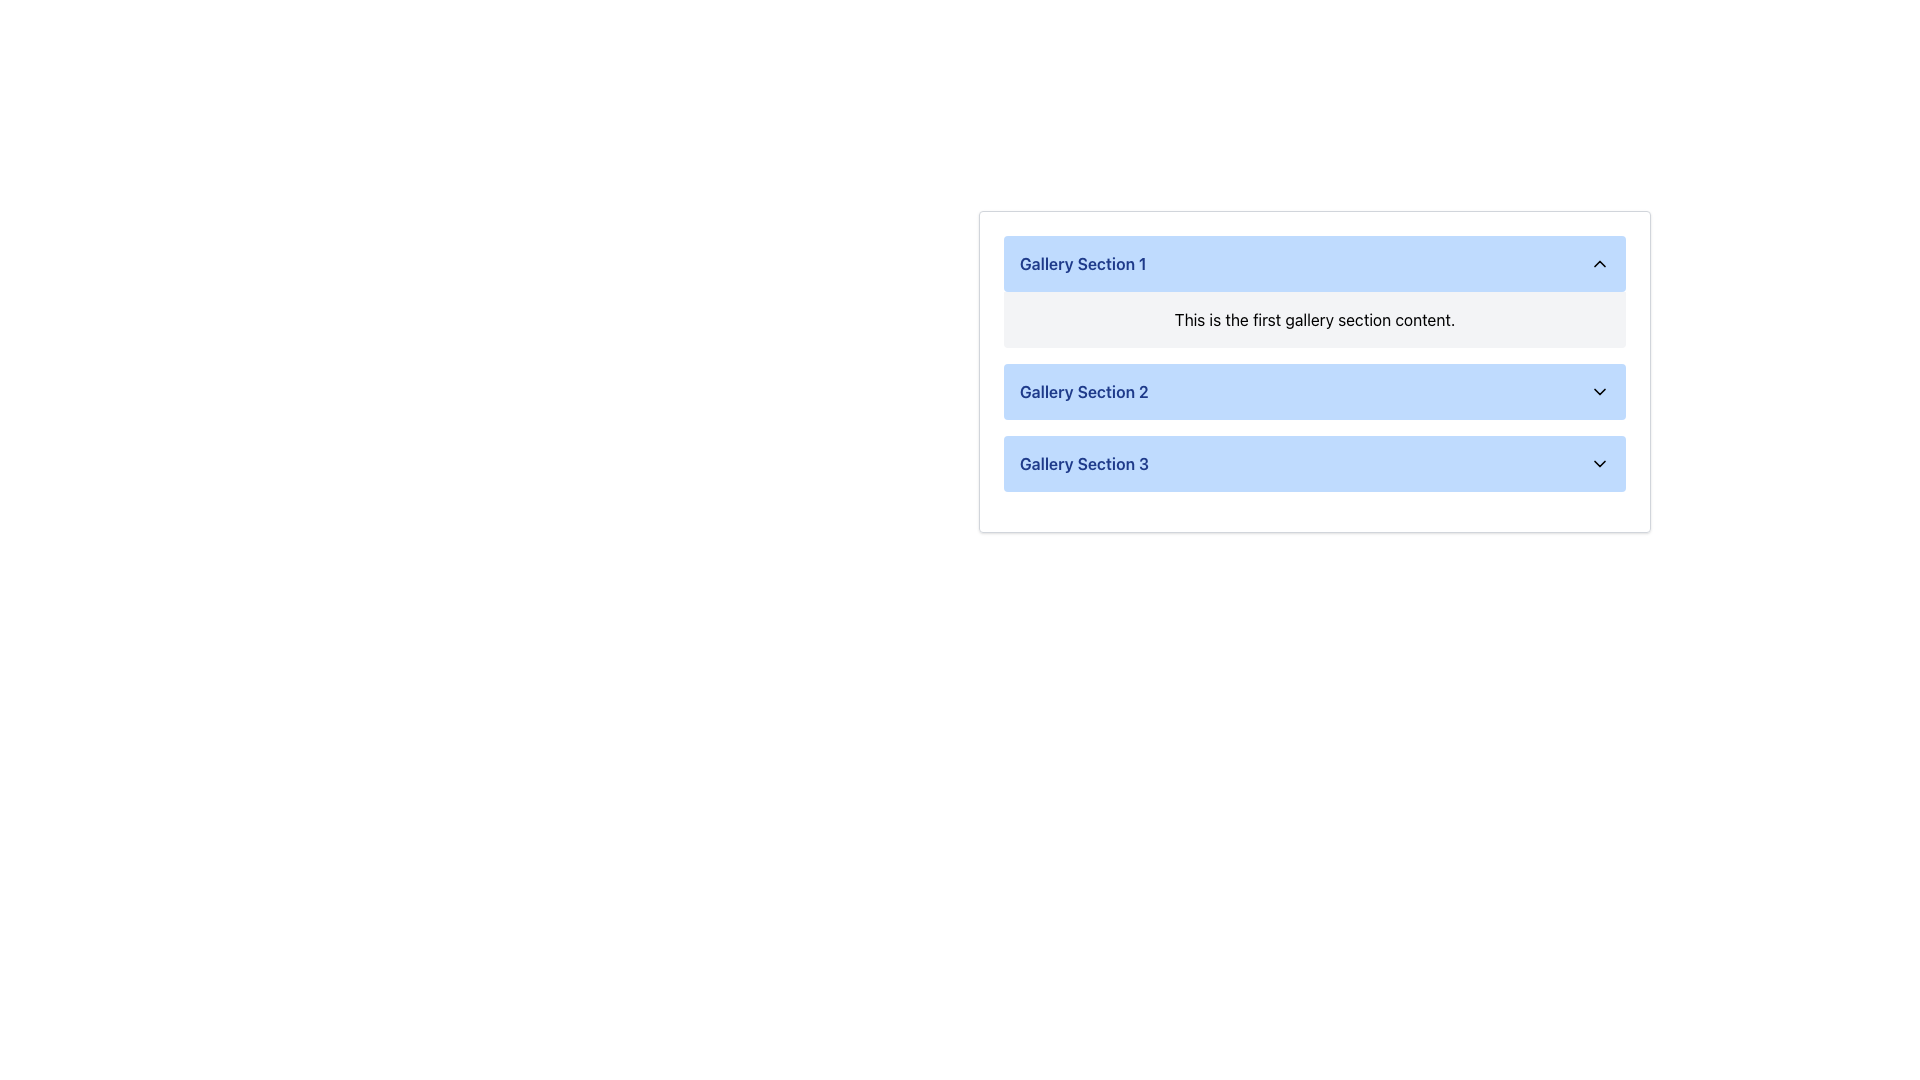 This screenshot has height=1080, width=1920. What do you see at coordinates (1083, 392) in the screenshot?
I see `the Text Label indicating the second section of the gallery, which is aligned to the left and next to a downward-facing chevron icon` at bounding box center [1083, 392].